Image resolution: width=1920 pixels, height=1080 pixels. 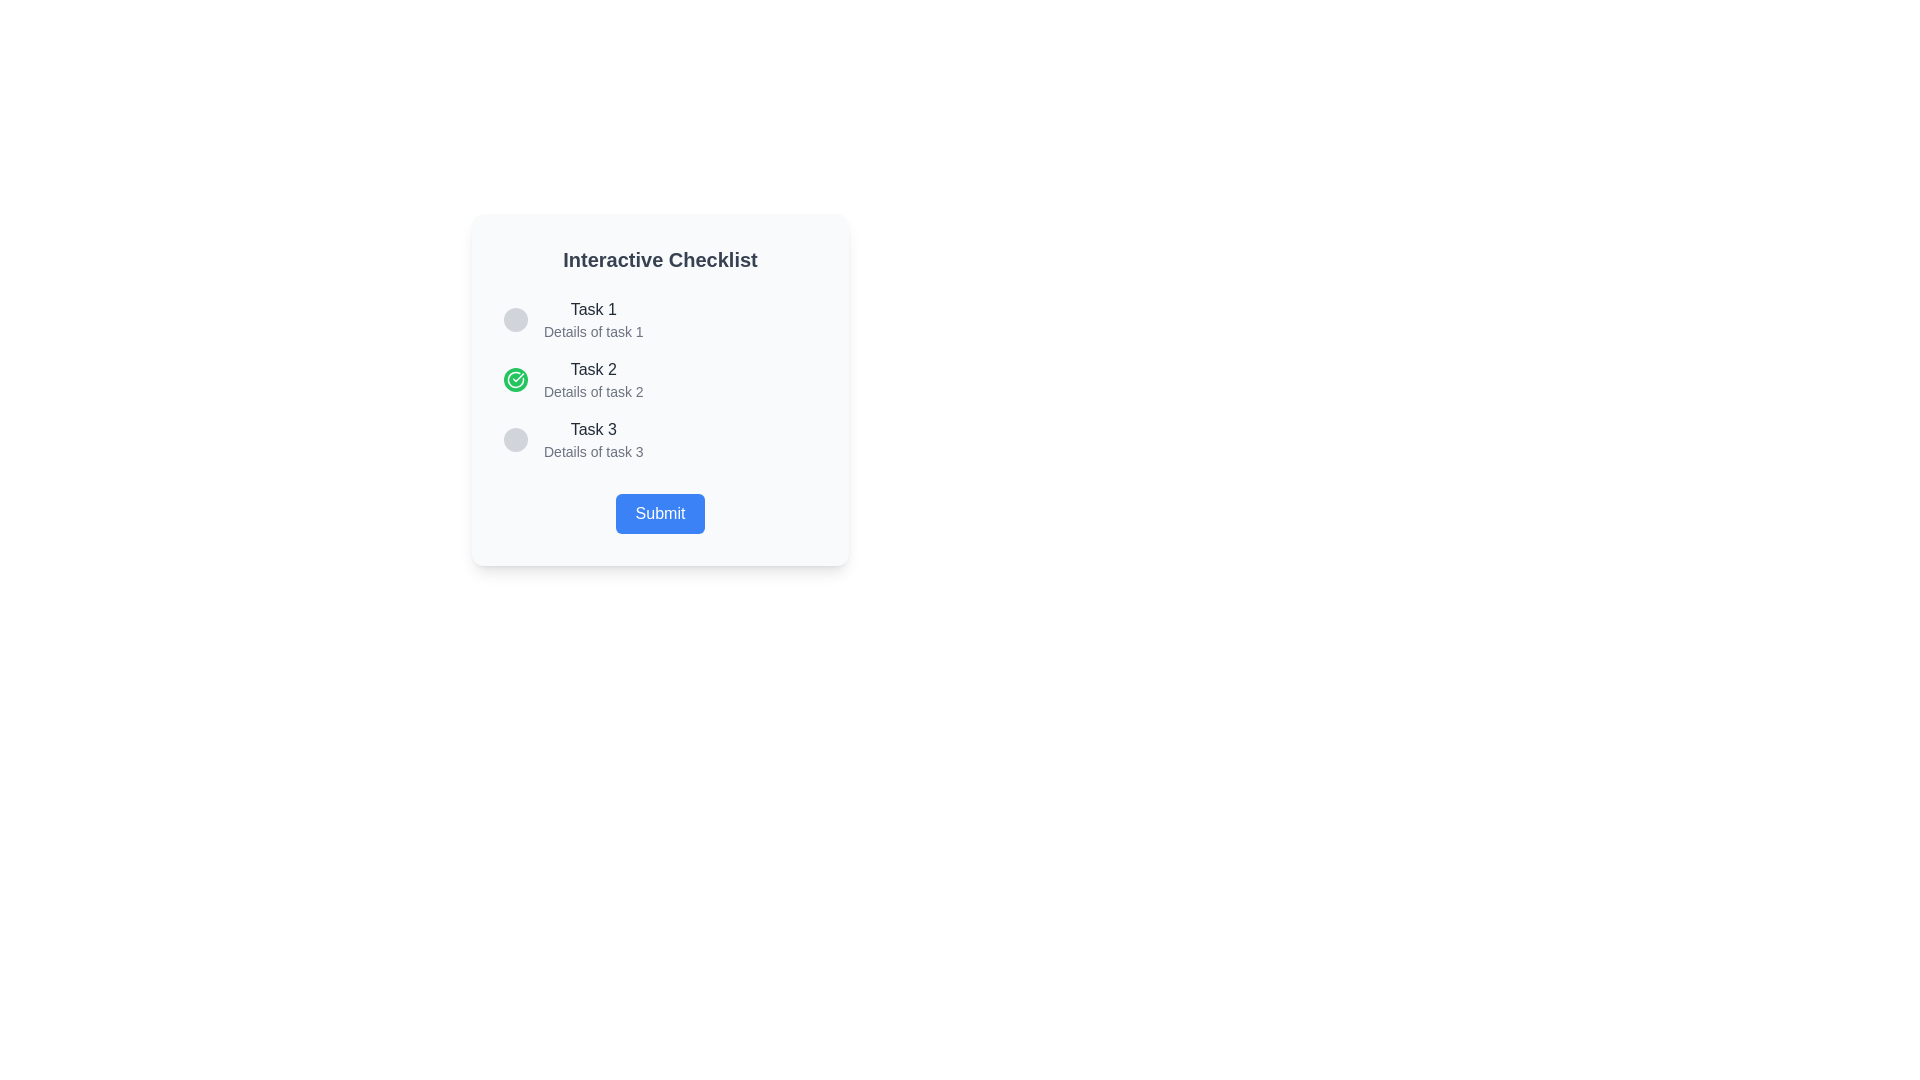 What do you see at coordinates (515, 438) in the screenshot?
I see `the circular light gray button located to the left of 'Task 3Details of task 3'` at bounding box center [515, 438].